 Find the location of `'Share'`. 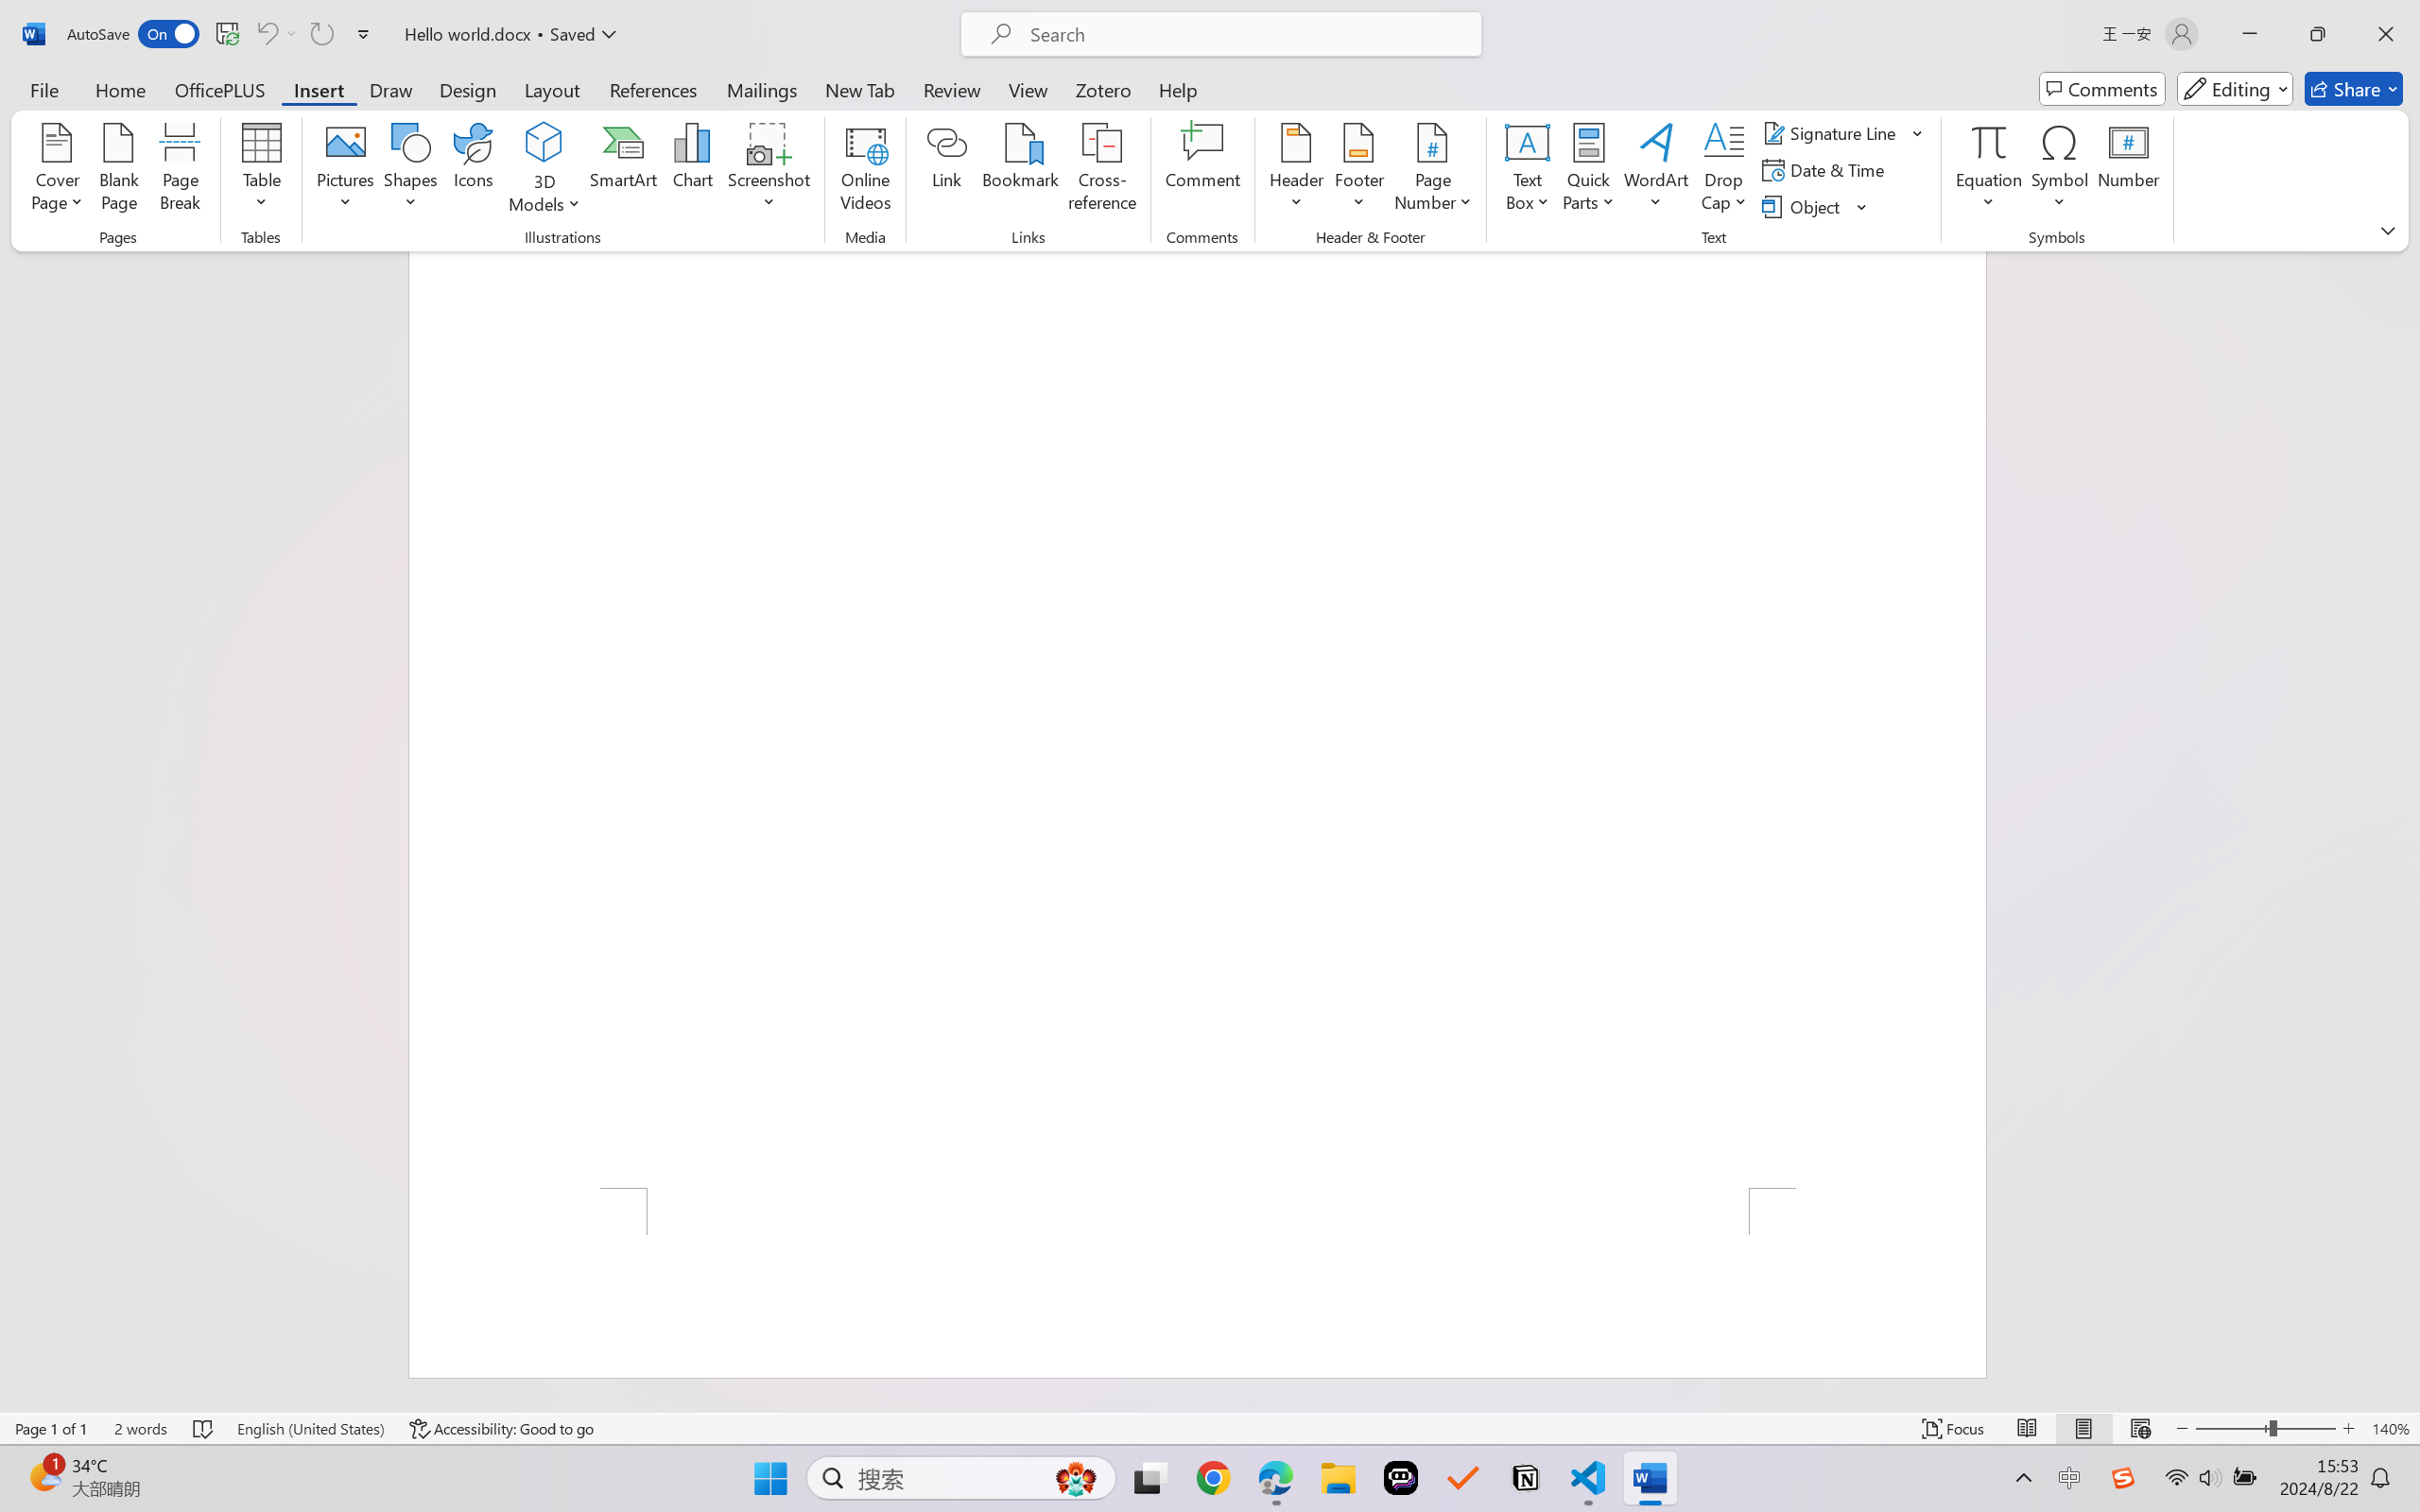

'Share' is located at coordinates (2352, 88).